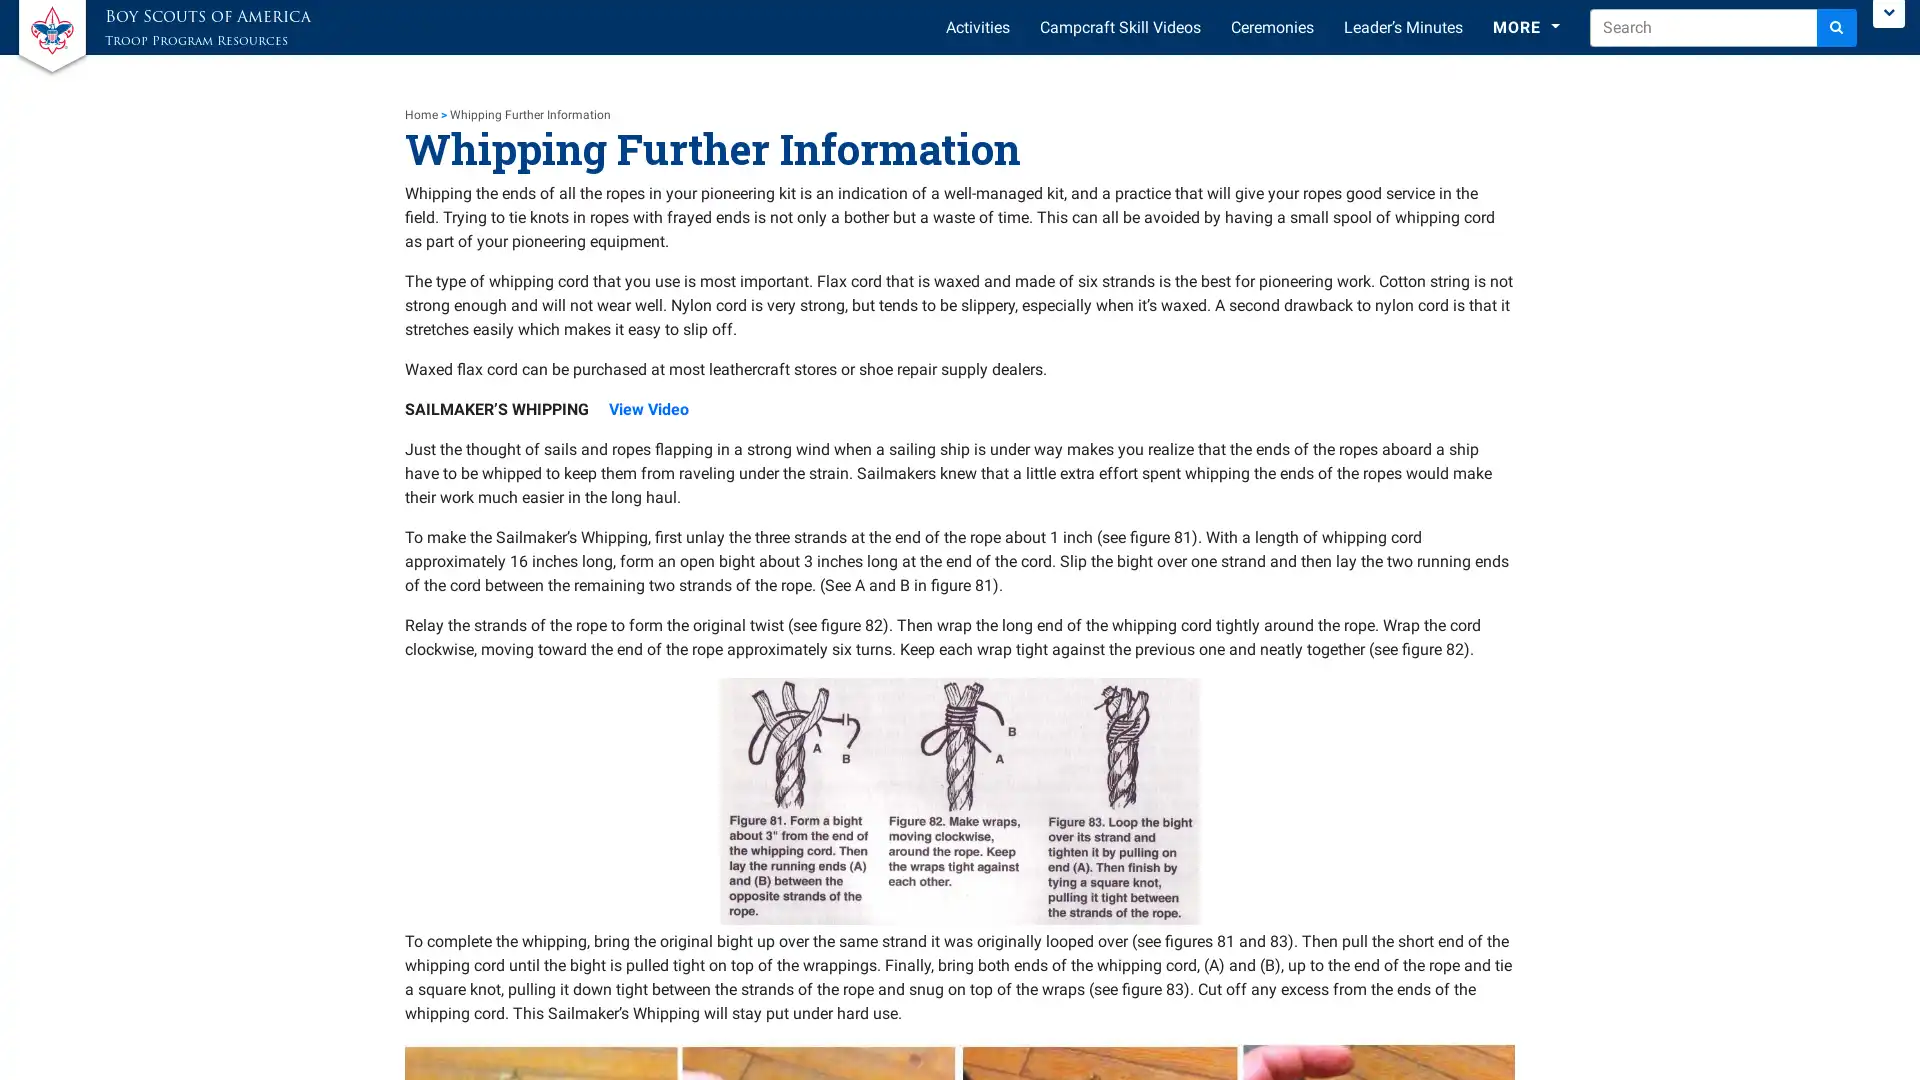 The width and height of the screenshot is (1920, 1080). What do you see at coordinates (1837, 27) in the screenshot?
I see `Search` at bounding box center [1837, 27].